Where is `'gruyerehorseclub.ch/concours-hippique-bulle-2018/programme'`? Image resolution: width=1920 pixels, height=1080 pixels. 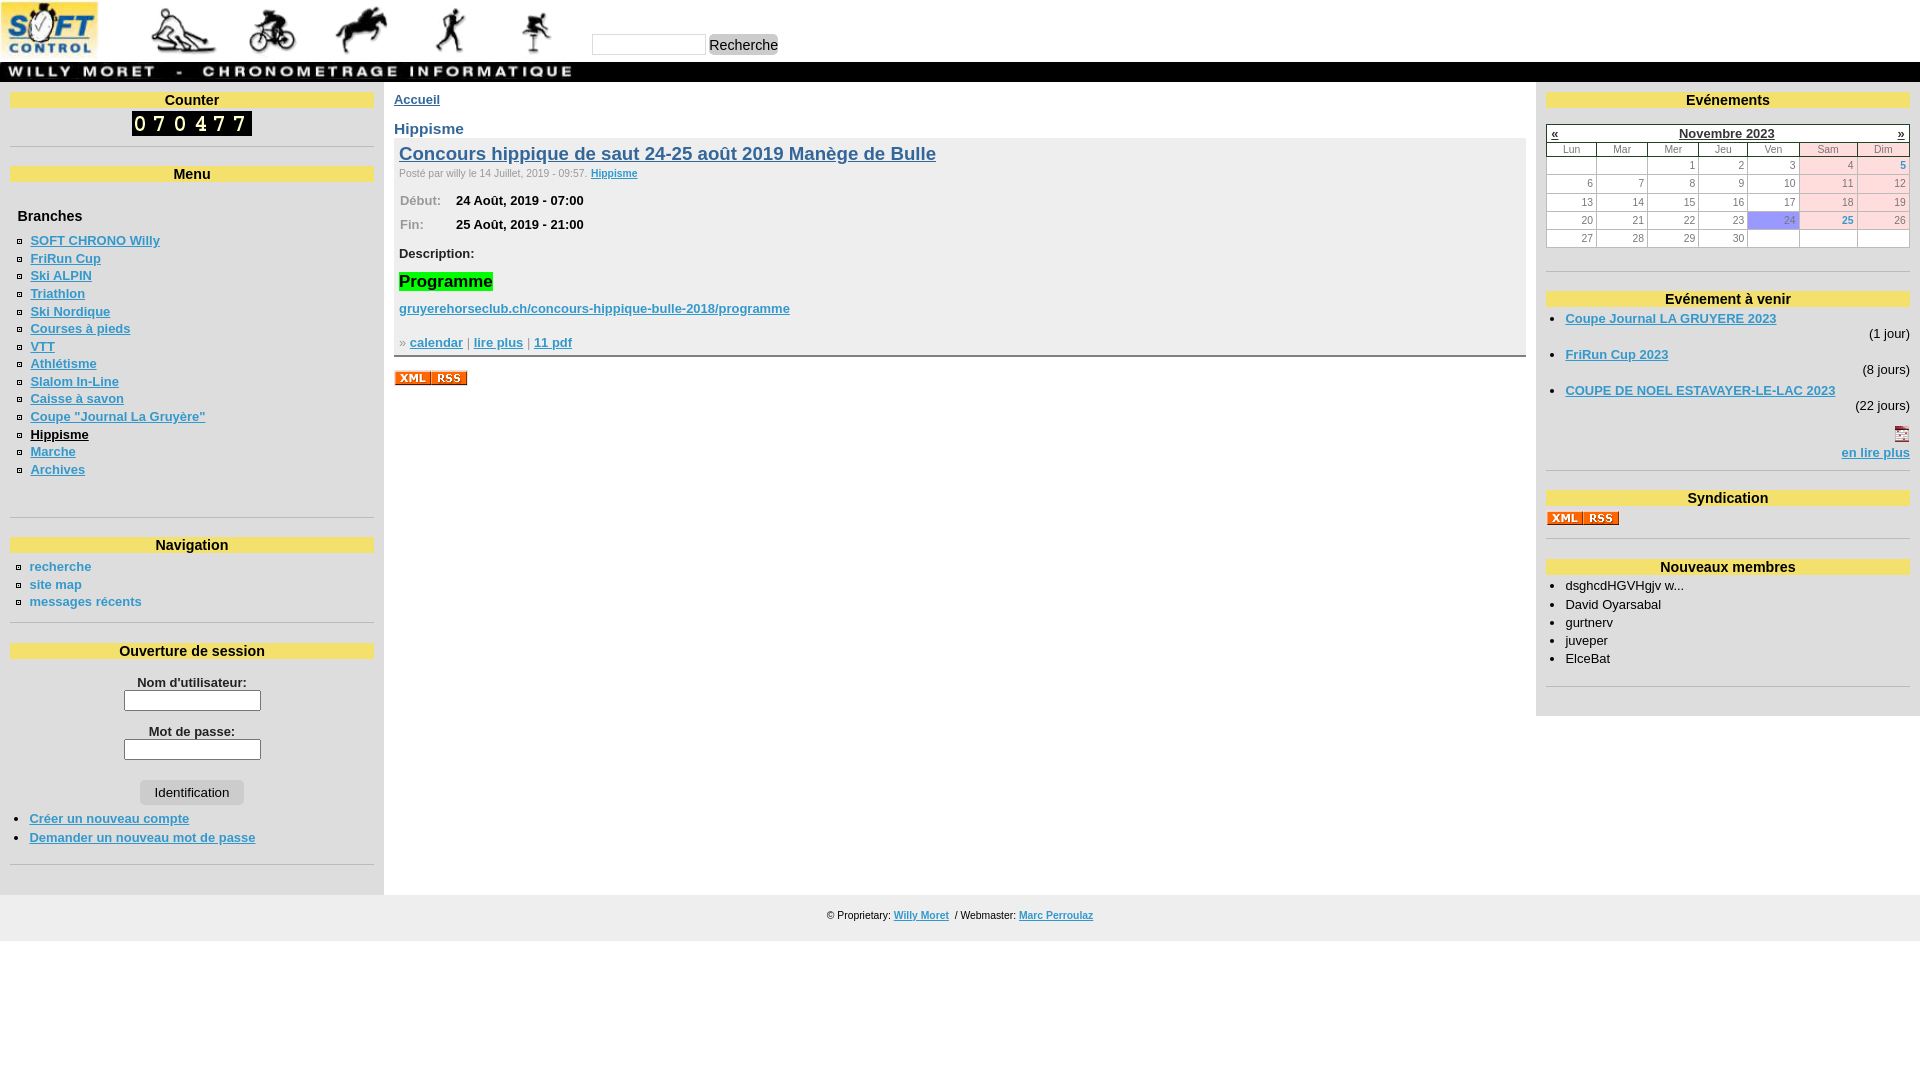 'gruyerehorseclub.ch/concours-hippique-bulle-2018/programme' is located at coordinates (593, 308).